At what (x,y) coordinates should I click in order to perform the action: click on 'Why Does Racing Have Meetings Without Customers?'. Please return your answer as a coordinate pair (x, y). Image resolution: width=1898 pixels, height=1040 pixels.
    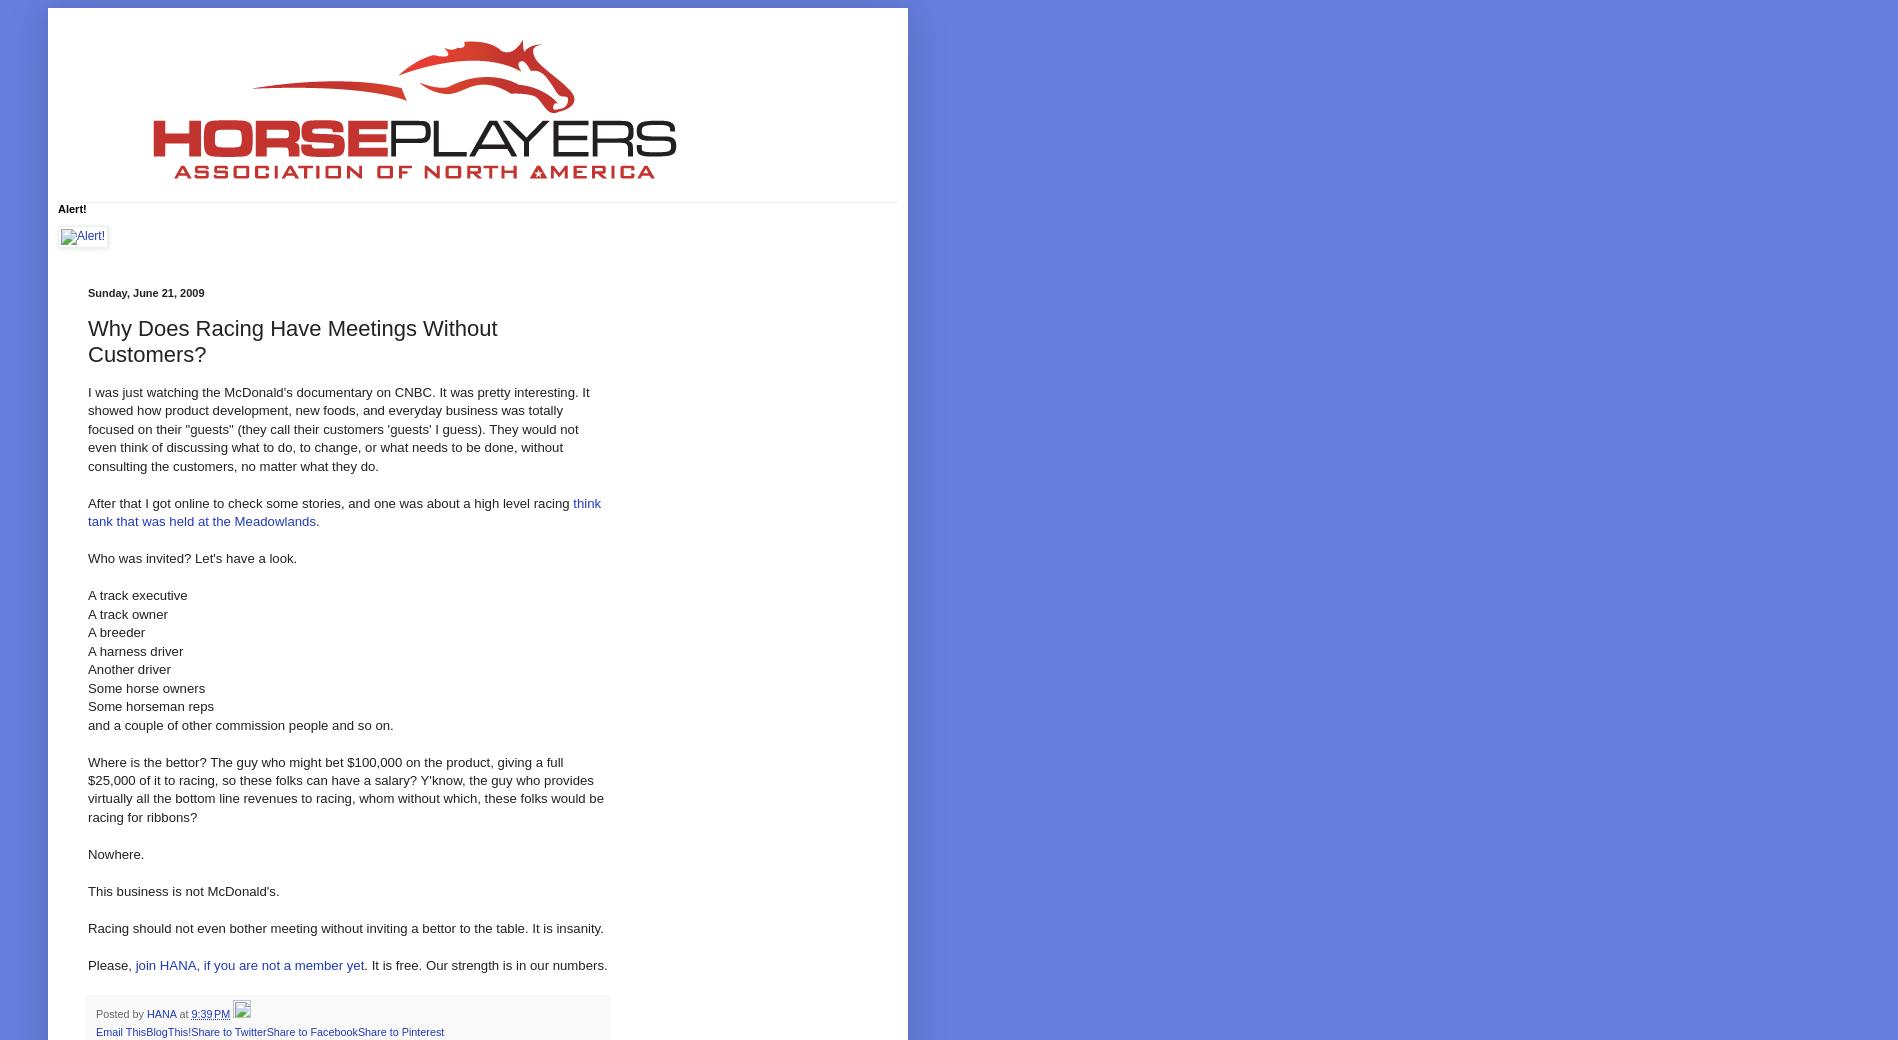
    Looking at the image, I should click on (291, 339).